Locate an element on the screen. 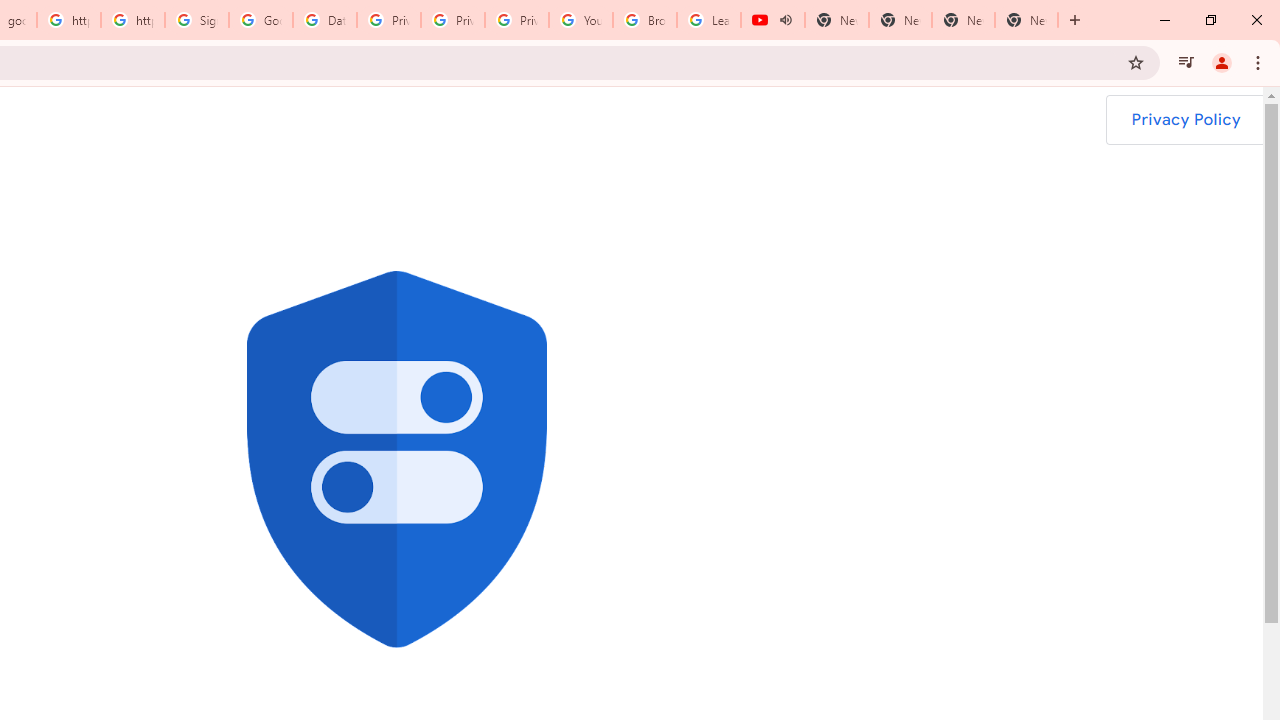 The width and height of the screenshot is (1280, 720). 'Privacy Help Center - Policies Help' is located at coordinates (389, 20).